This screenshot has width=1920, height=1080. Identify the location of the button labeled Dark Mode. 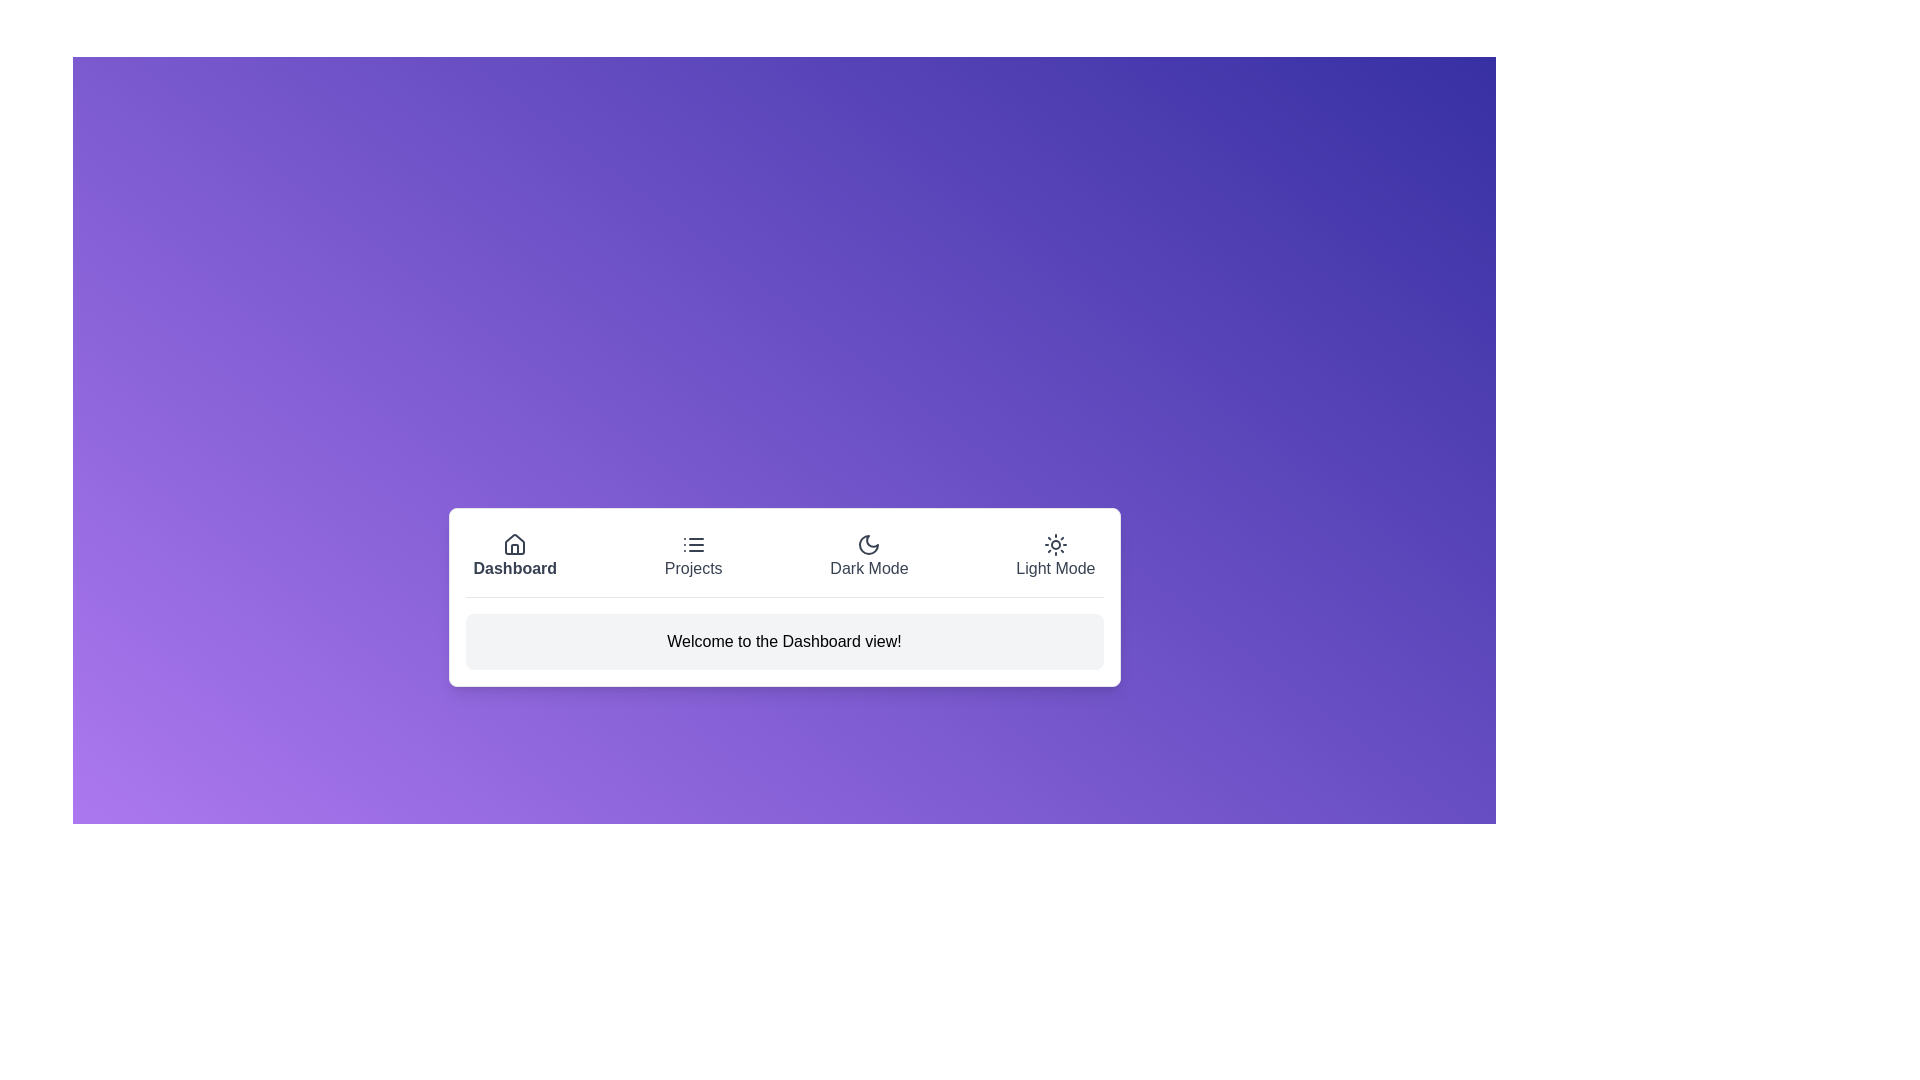
(869, 556).